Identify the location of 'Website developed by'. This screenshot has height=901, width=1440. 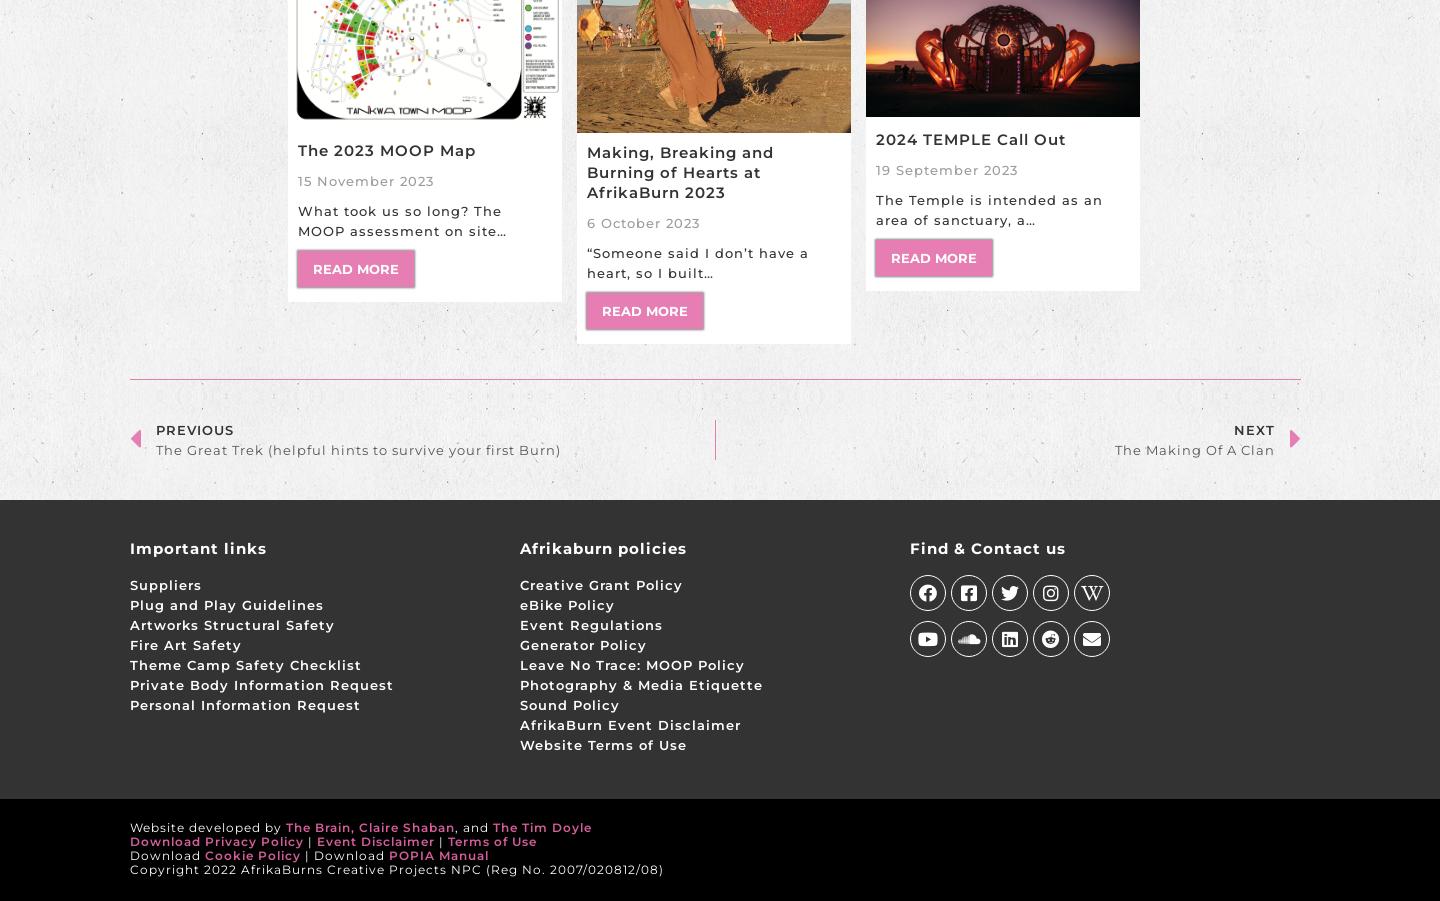
(206, 827).